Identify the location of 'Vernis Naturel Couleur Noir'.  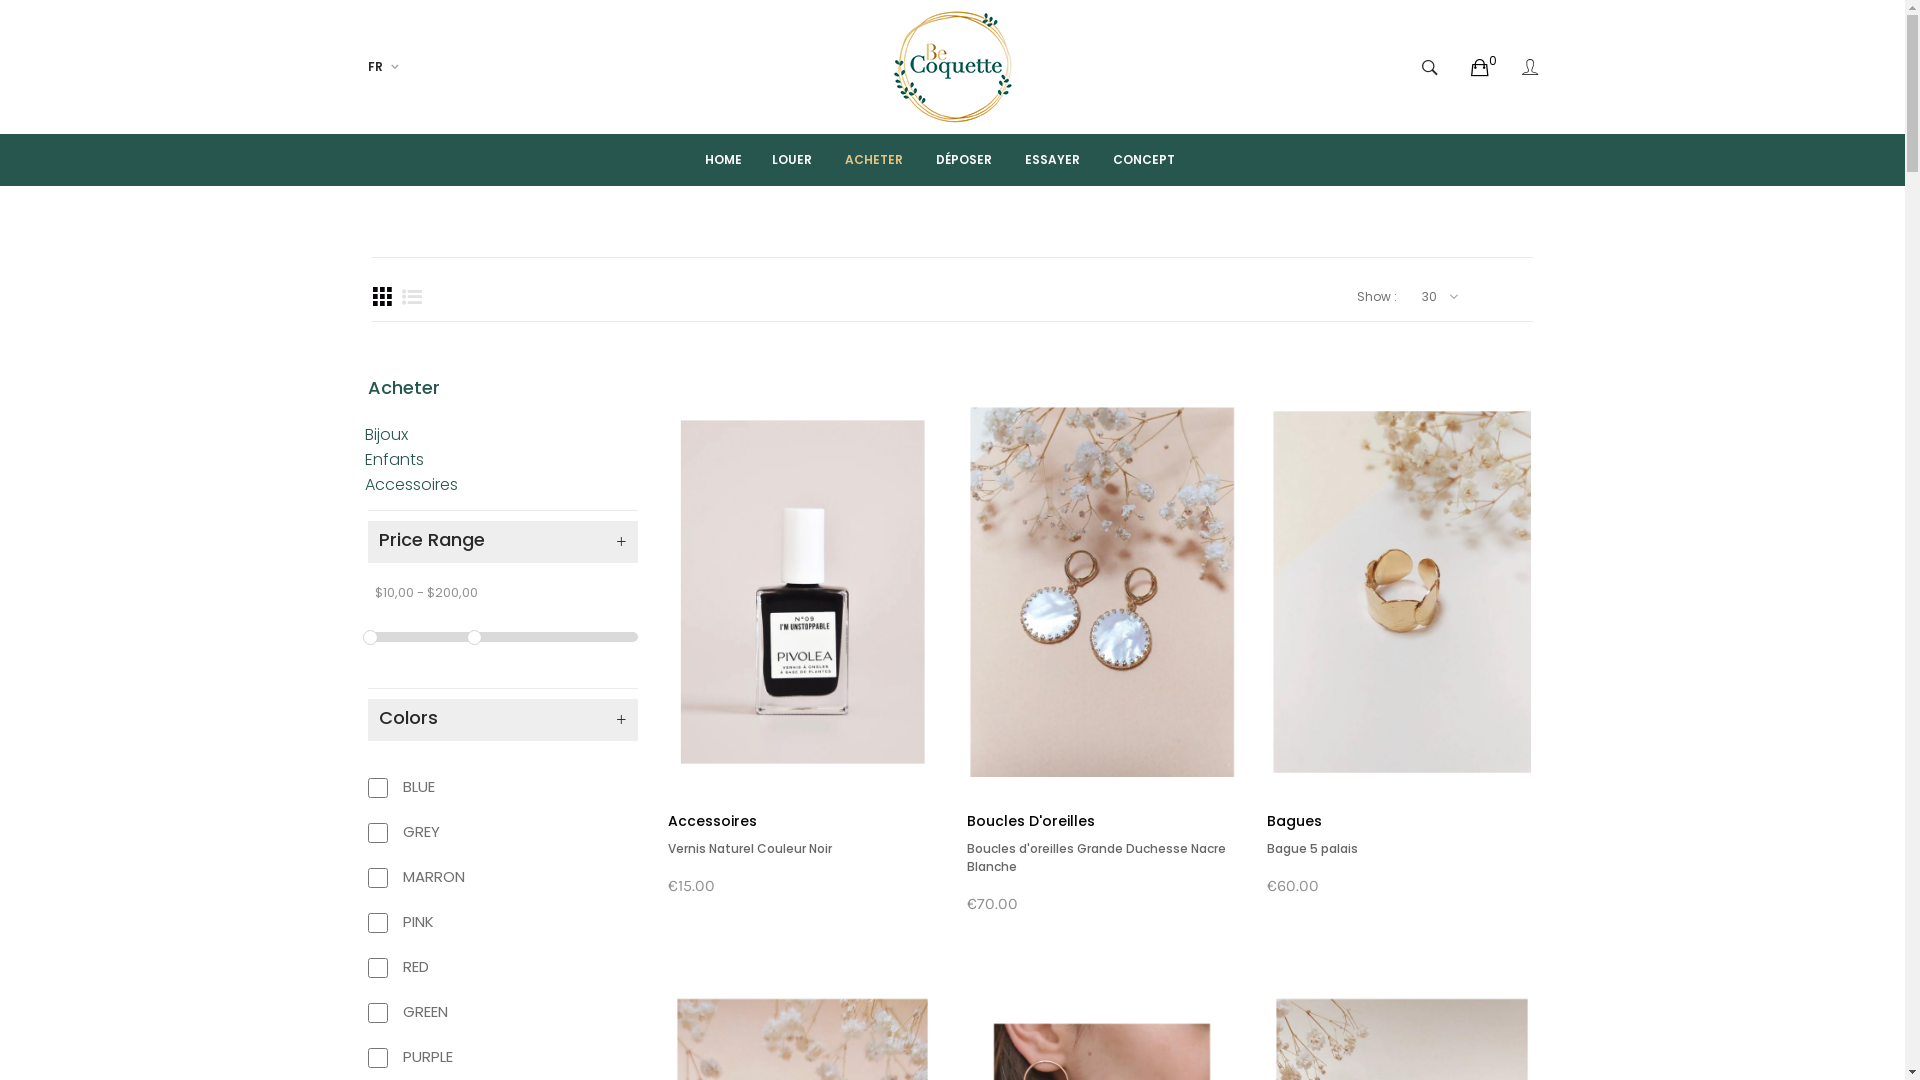
(748, 848).